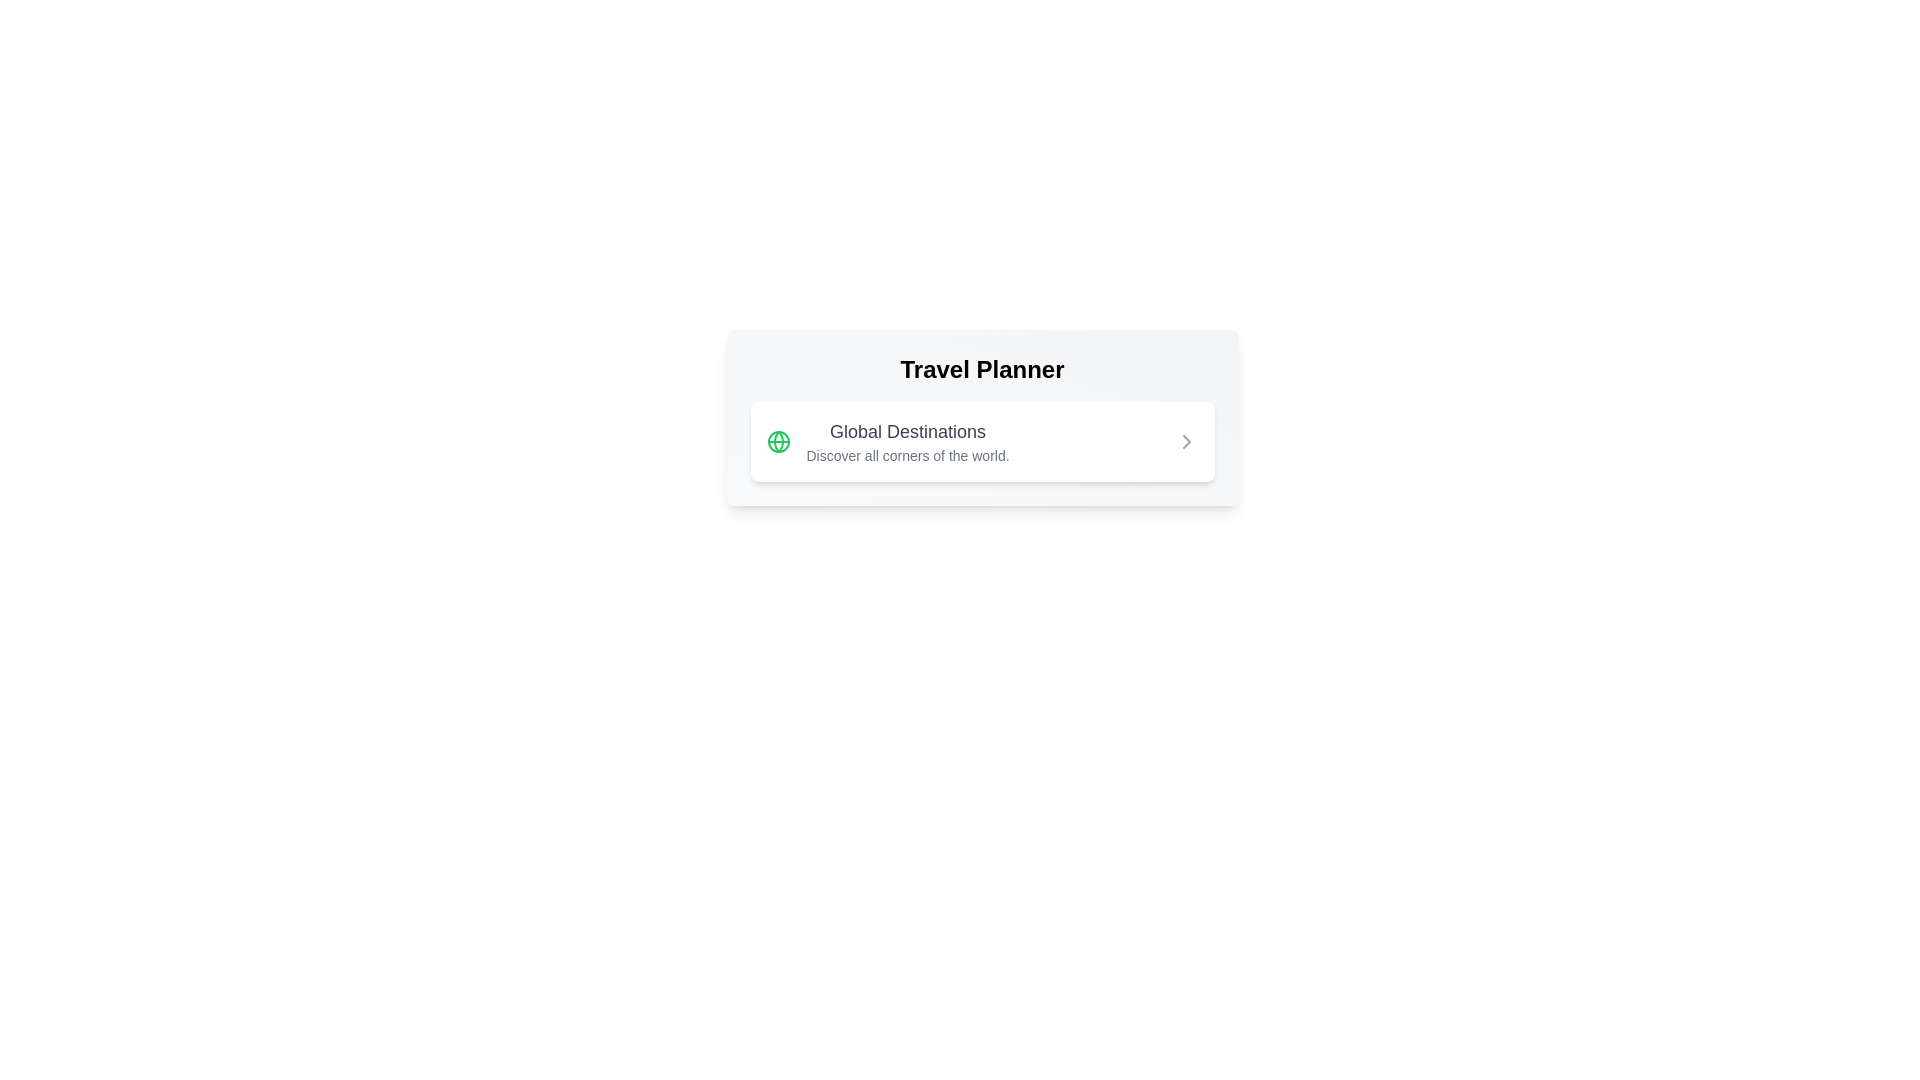 The image size is (1920, 1080). What do you see at coordinates (1186, 441) in the screenshot?
I see `the rightward-pointing chevron arrow icon located at the far right of the 'Global Destinations' text for navigation` at bounding box center [1186, 441].